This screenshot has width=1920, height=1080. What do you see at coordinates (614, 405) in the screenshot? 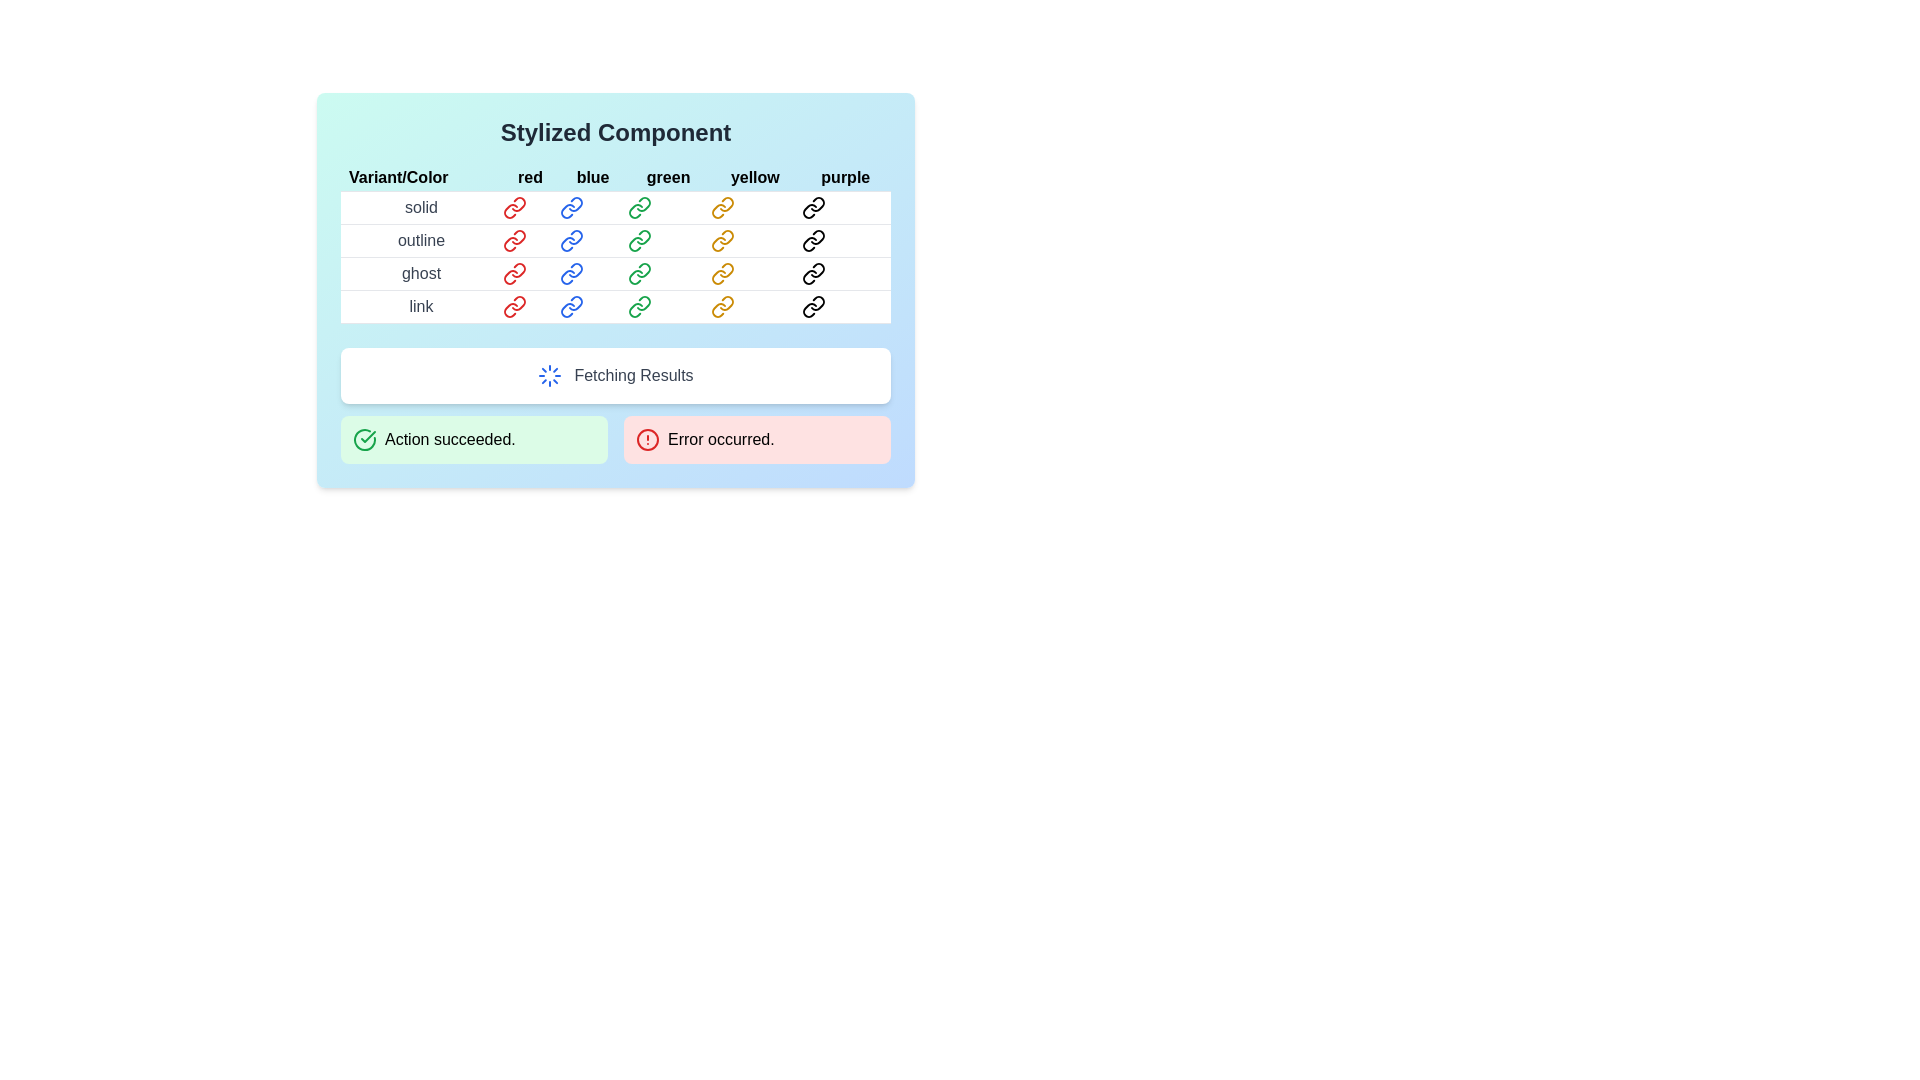
I see `the Notification with dual status indicators, which contains the labels 'Action succeeded.' in green and 'Error occurred.' in red, located under the table in the interface` at bounding box center [614, 405].